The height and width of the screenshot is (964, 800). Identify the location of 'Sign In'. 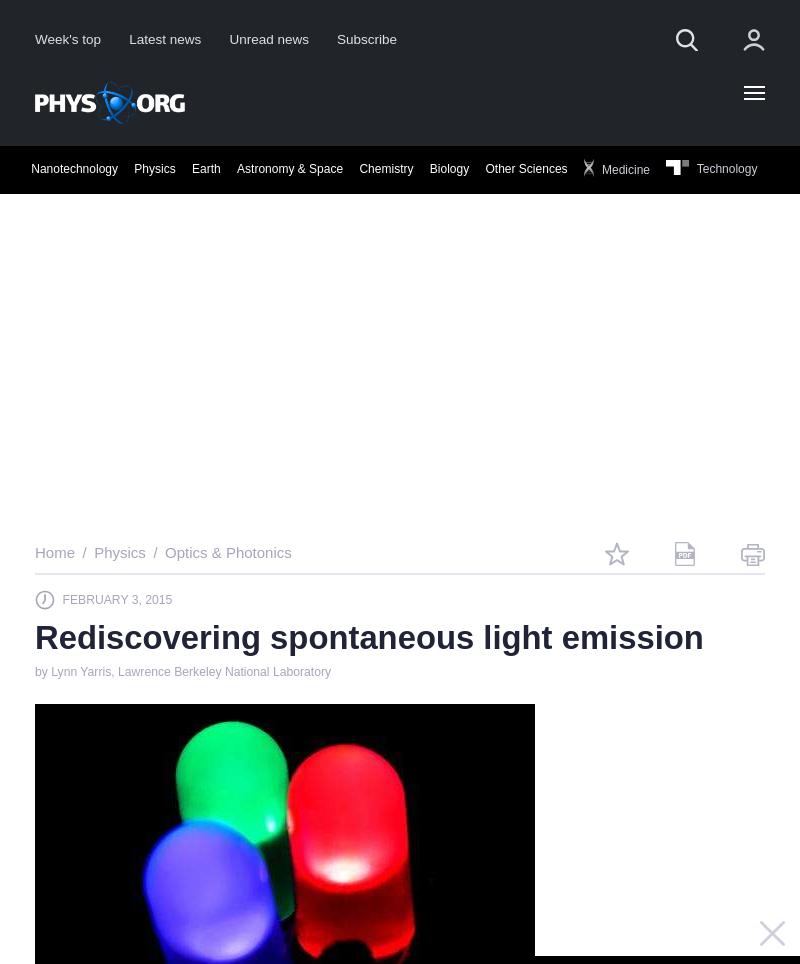
(537, 315).